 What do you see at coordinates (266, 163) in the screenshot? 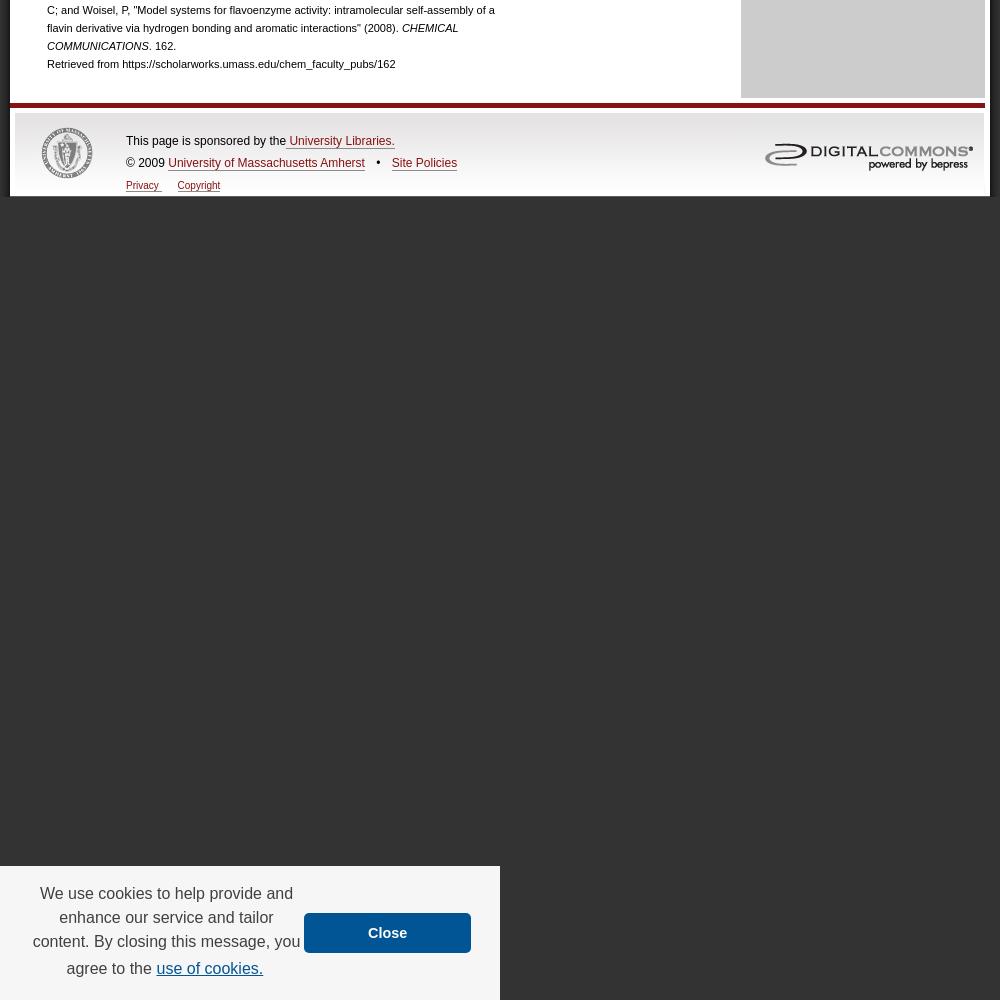
I see `'University of Massachusetts Amherst'` at bounding box center [266, 163].